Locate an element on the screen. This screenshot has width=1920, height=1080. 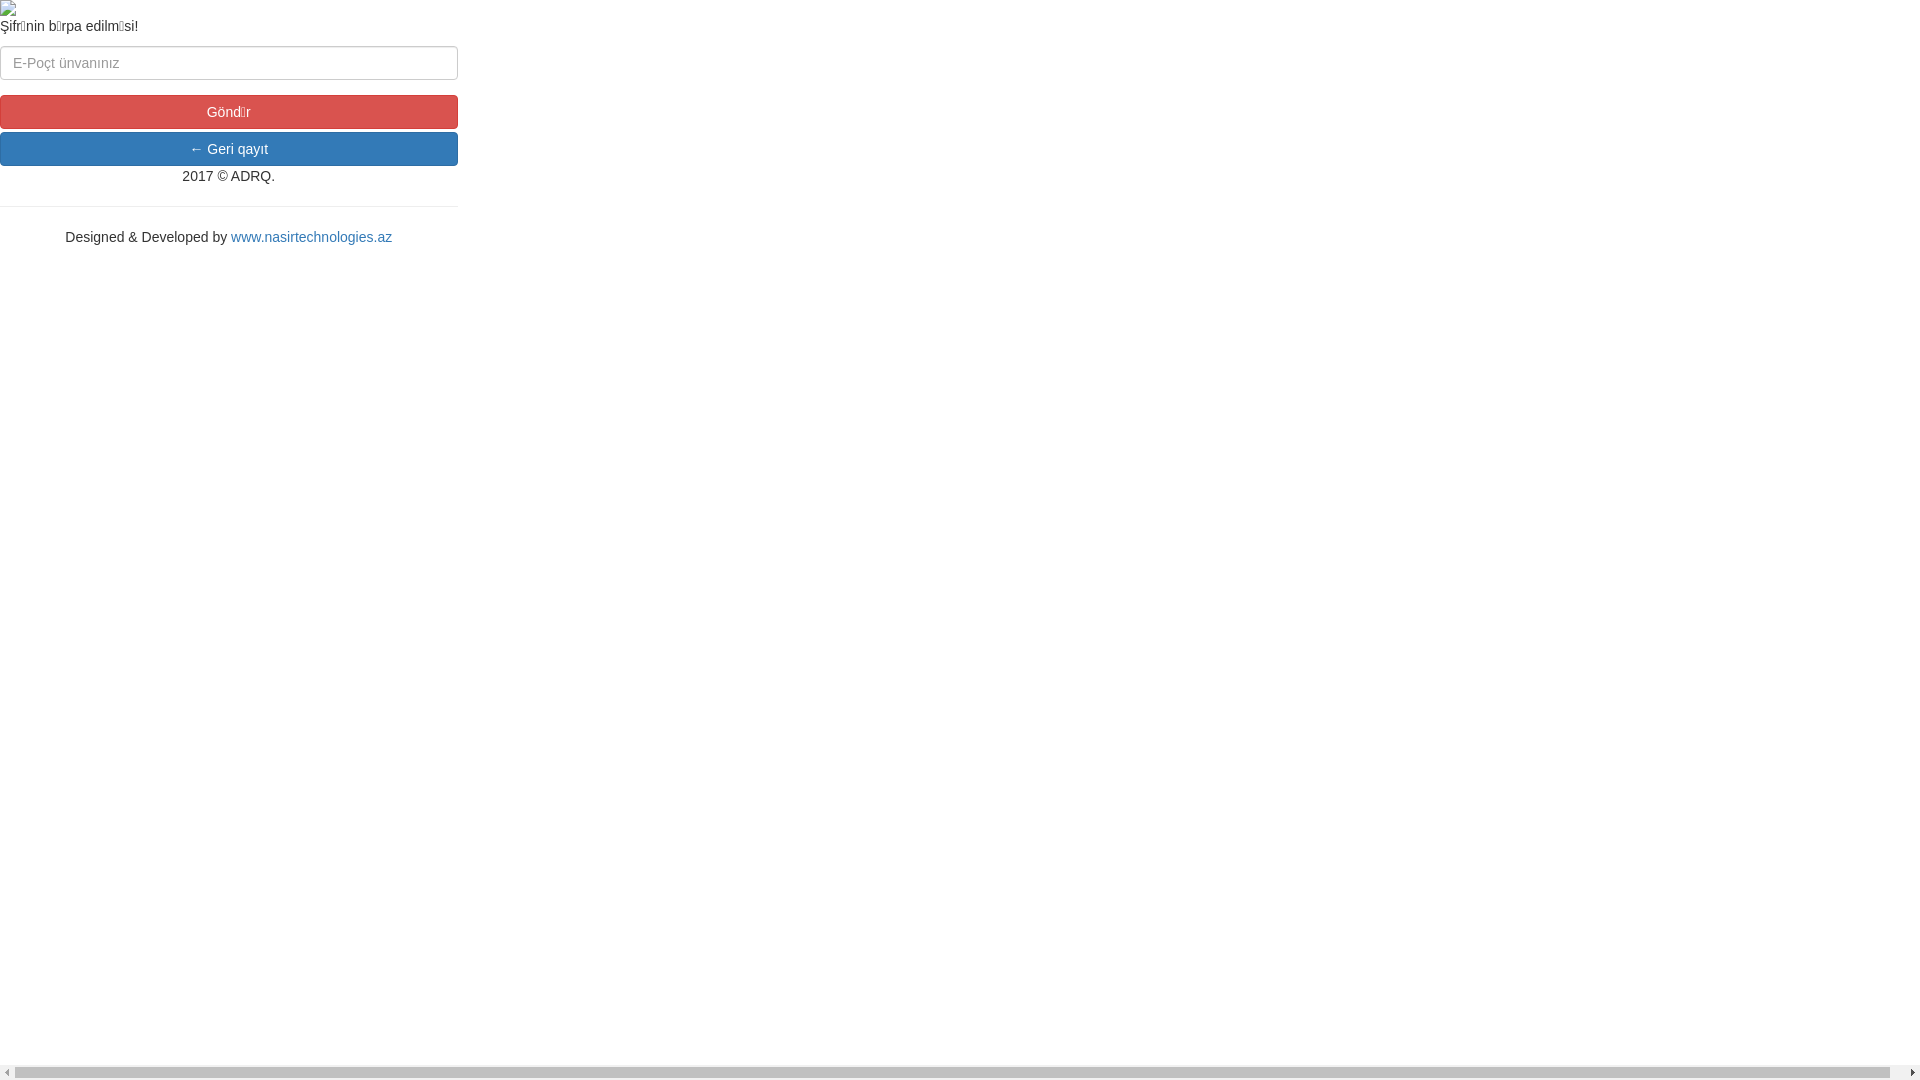
'www.nasirtechnologies.az' is located at coordinates (310, 235).